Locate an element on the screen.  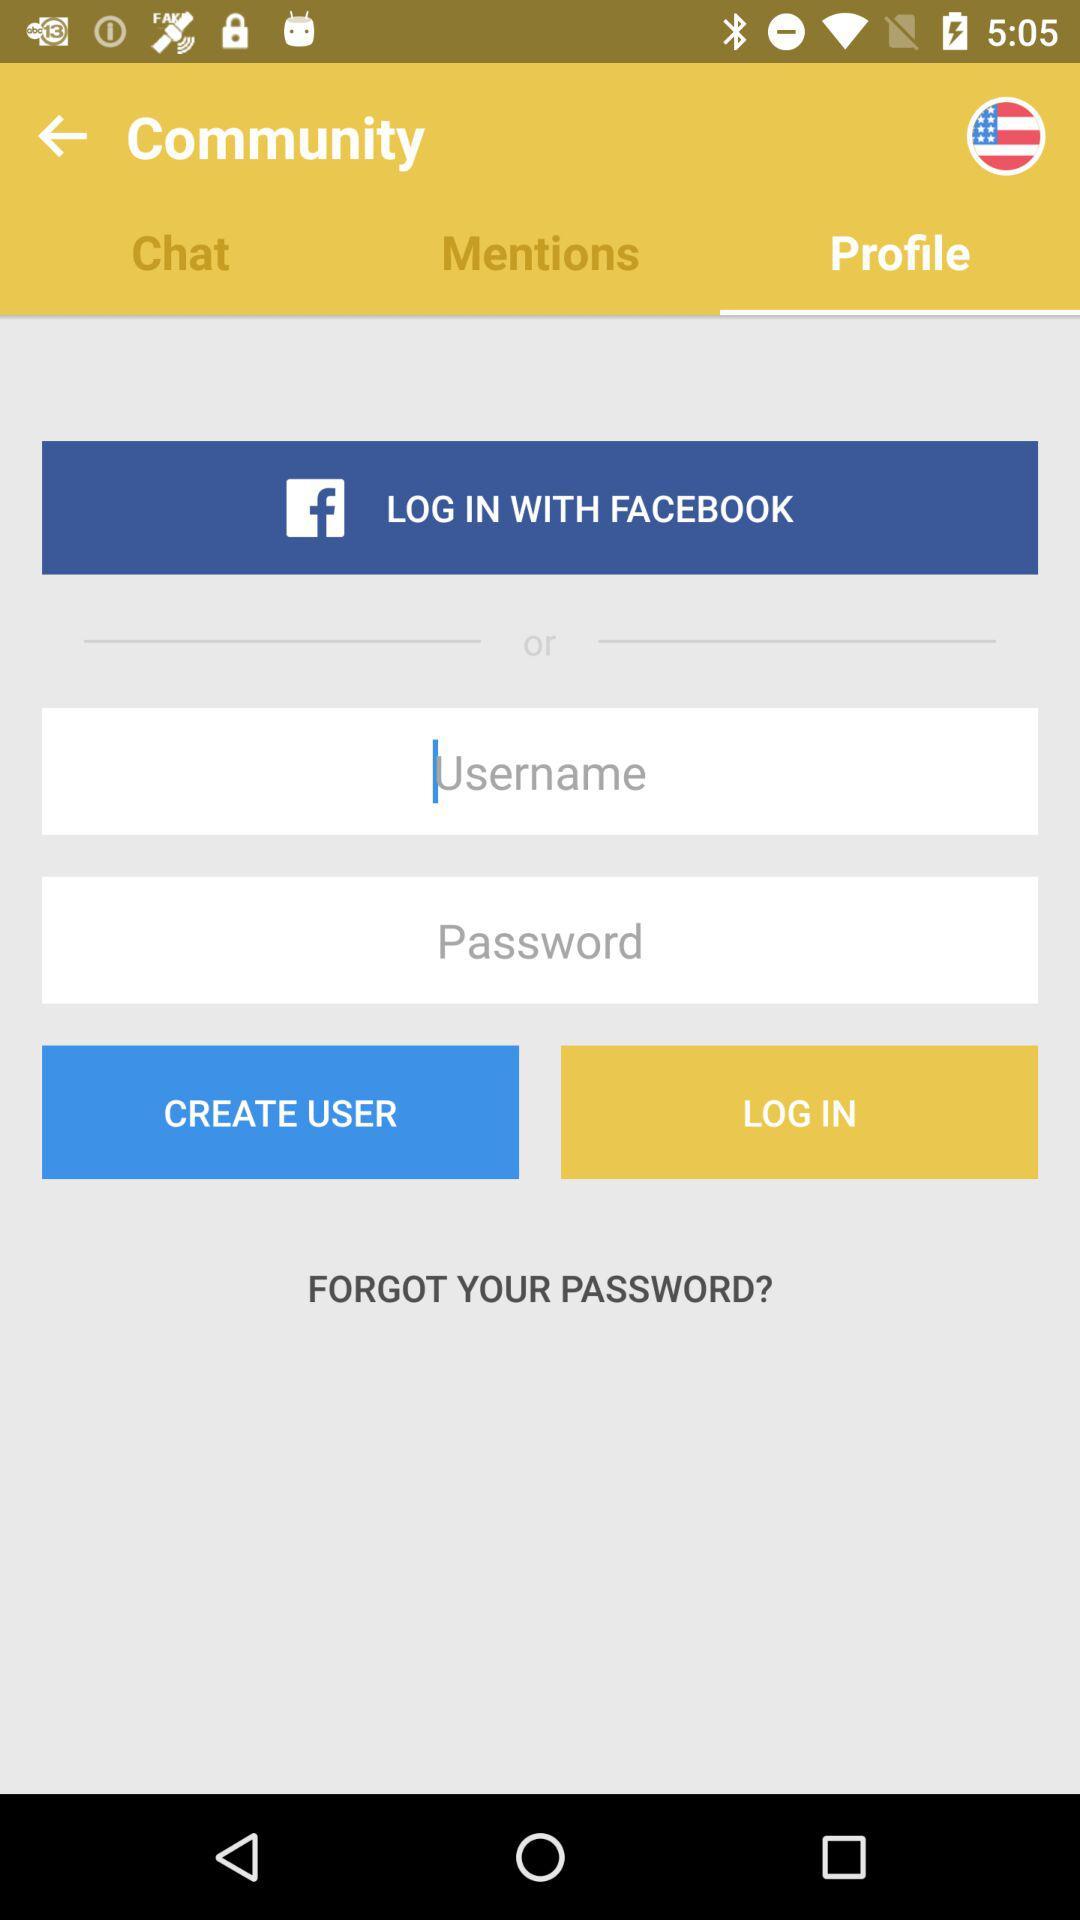
password text box is located at coordinates (540, 939).